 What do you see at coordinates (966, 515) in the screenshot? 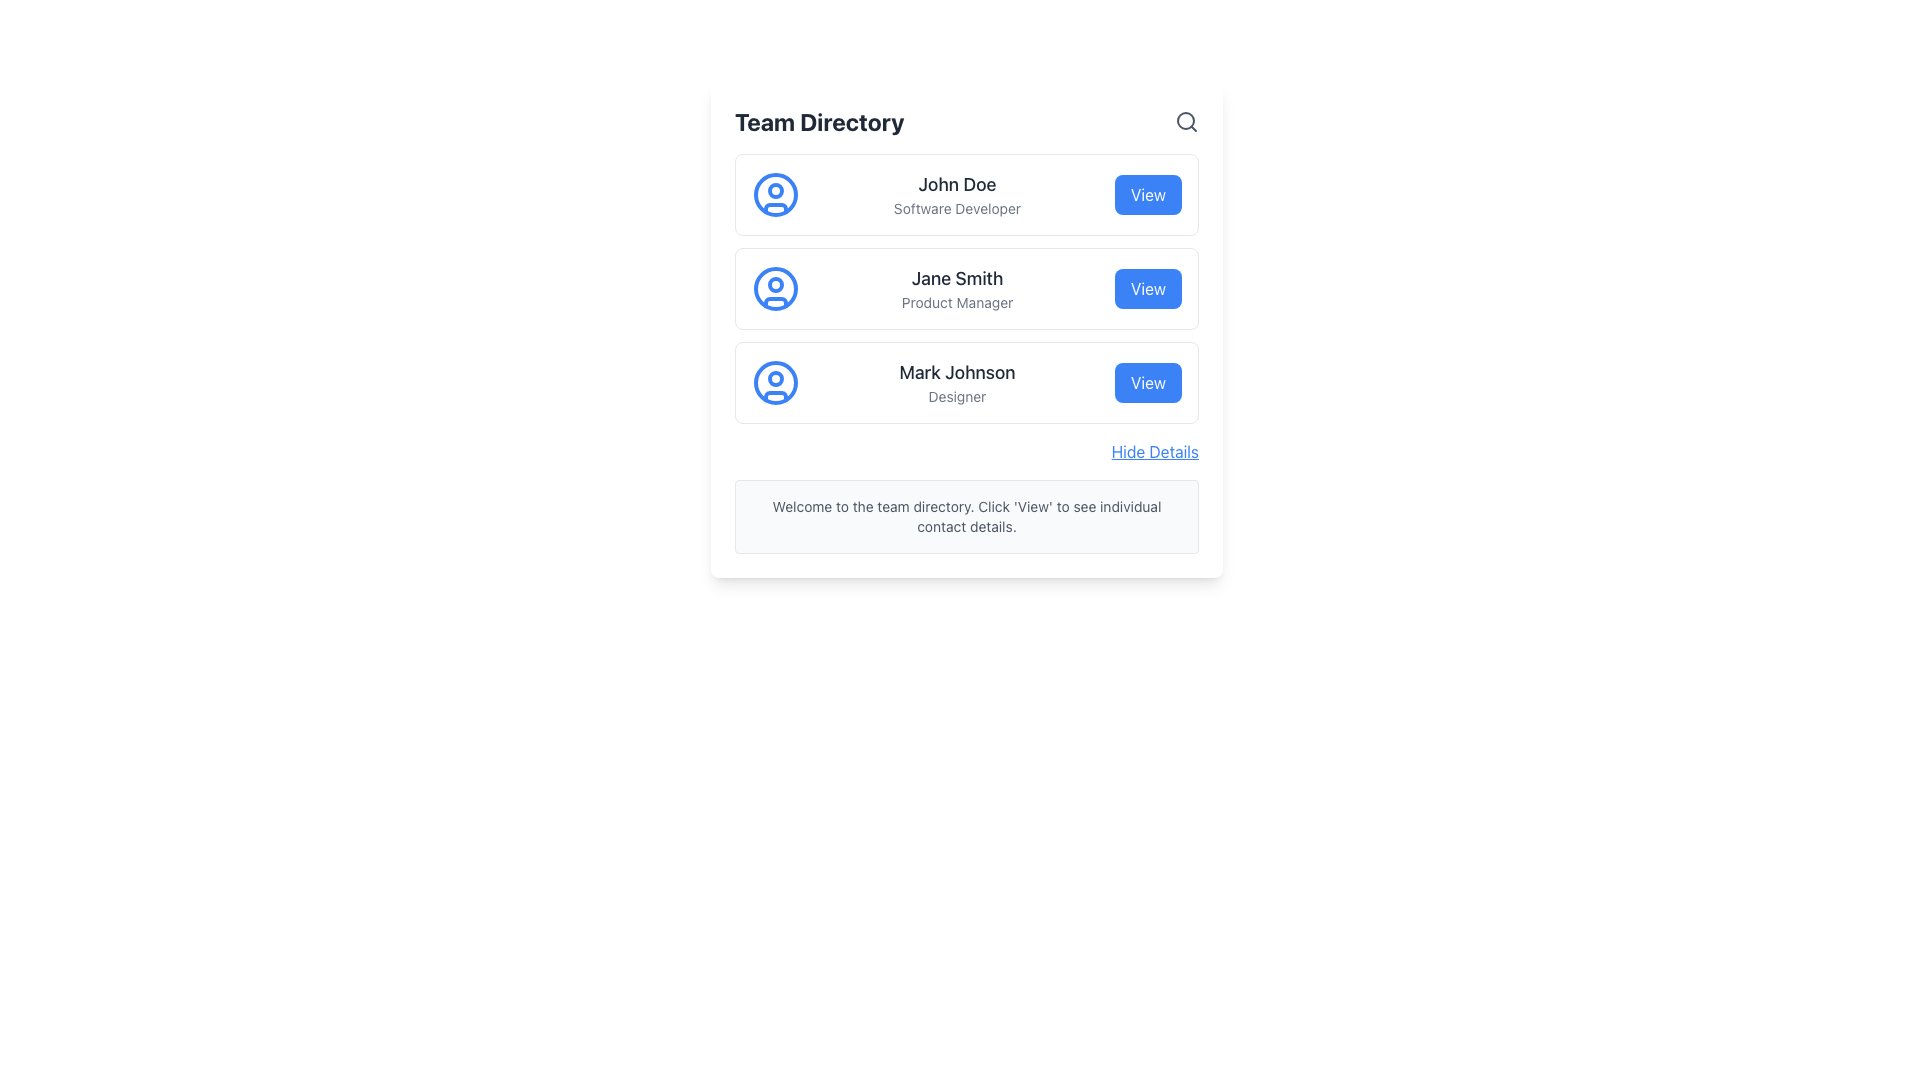
I see `the informational text block that displays 'Welcome to the team directory. Click 'View'` at bounding box center [966, 515].